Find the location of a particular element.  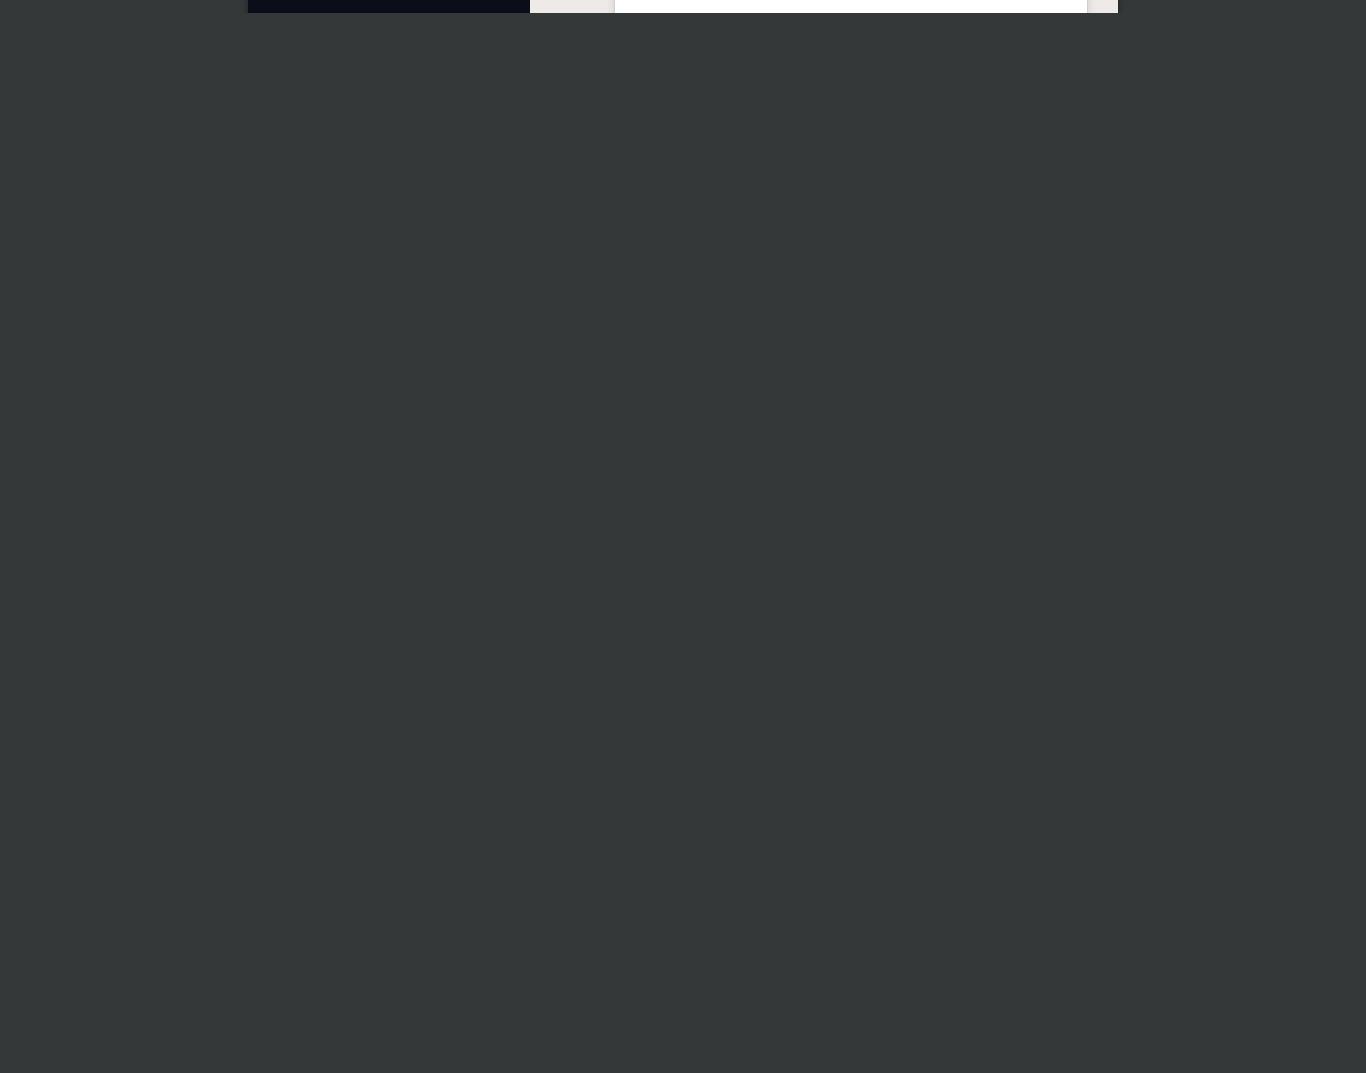

'Instagram' is located at coordinates (800, 621).